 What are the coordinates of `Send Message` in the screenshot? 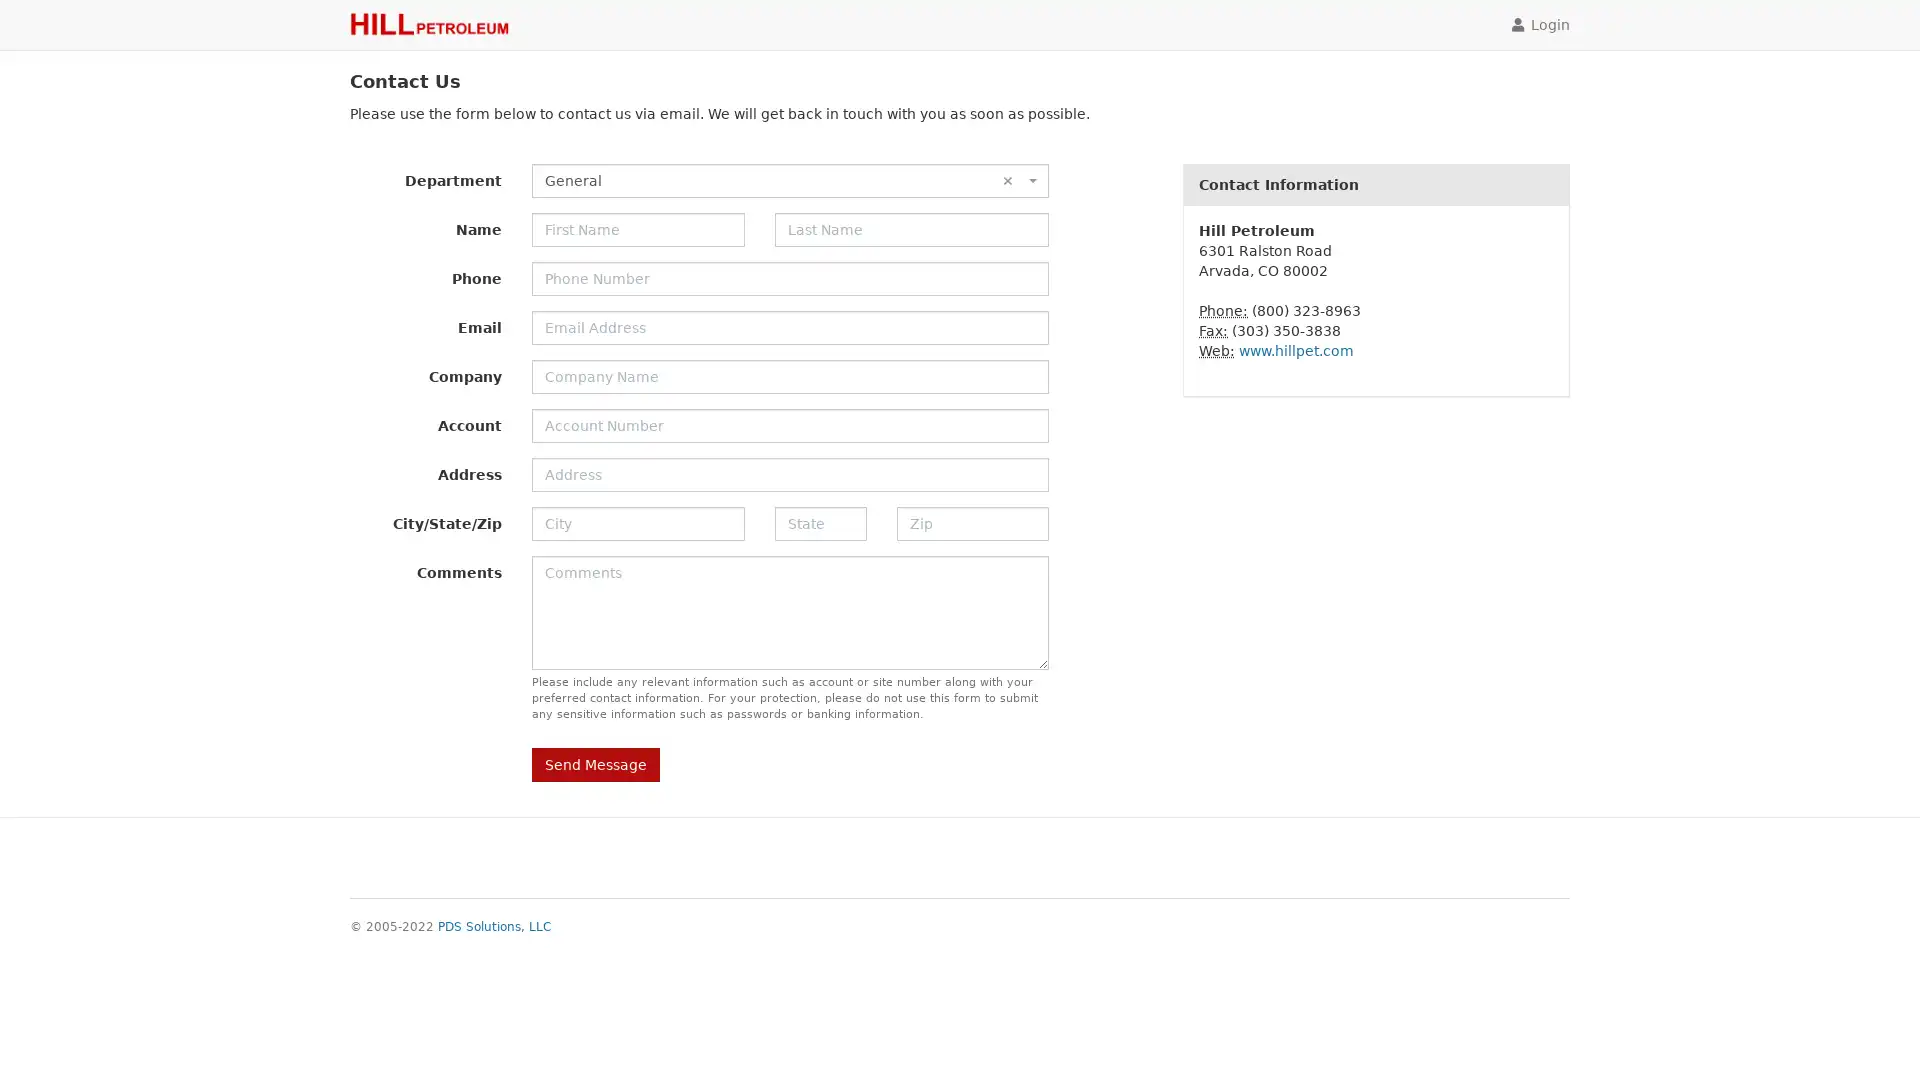 It's located at (594, 764).